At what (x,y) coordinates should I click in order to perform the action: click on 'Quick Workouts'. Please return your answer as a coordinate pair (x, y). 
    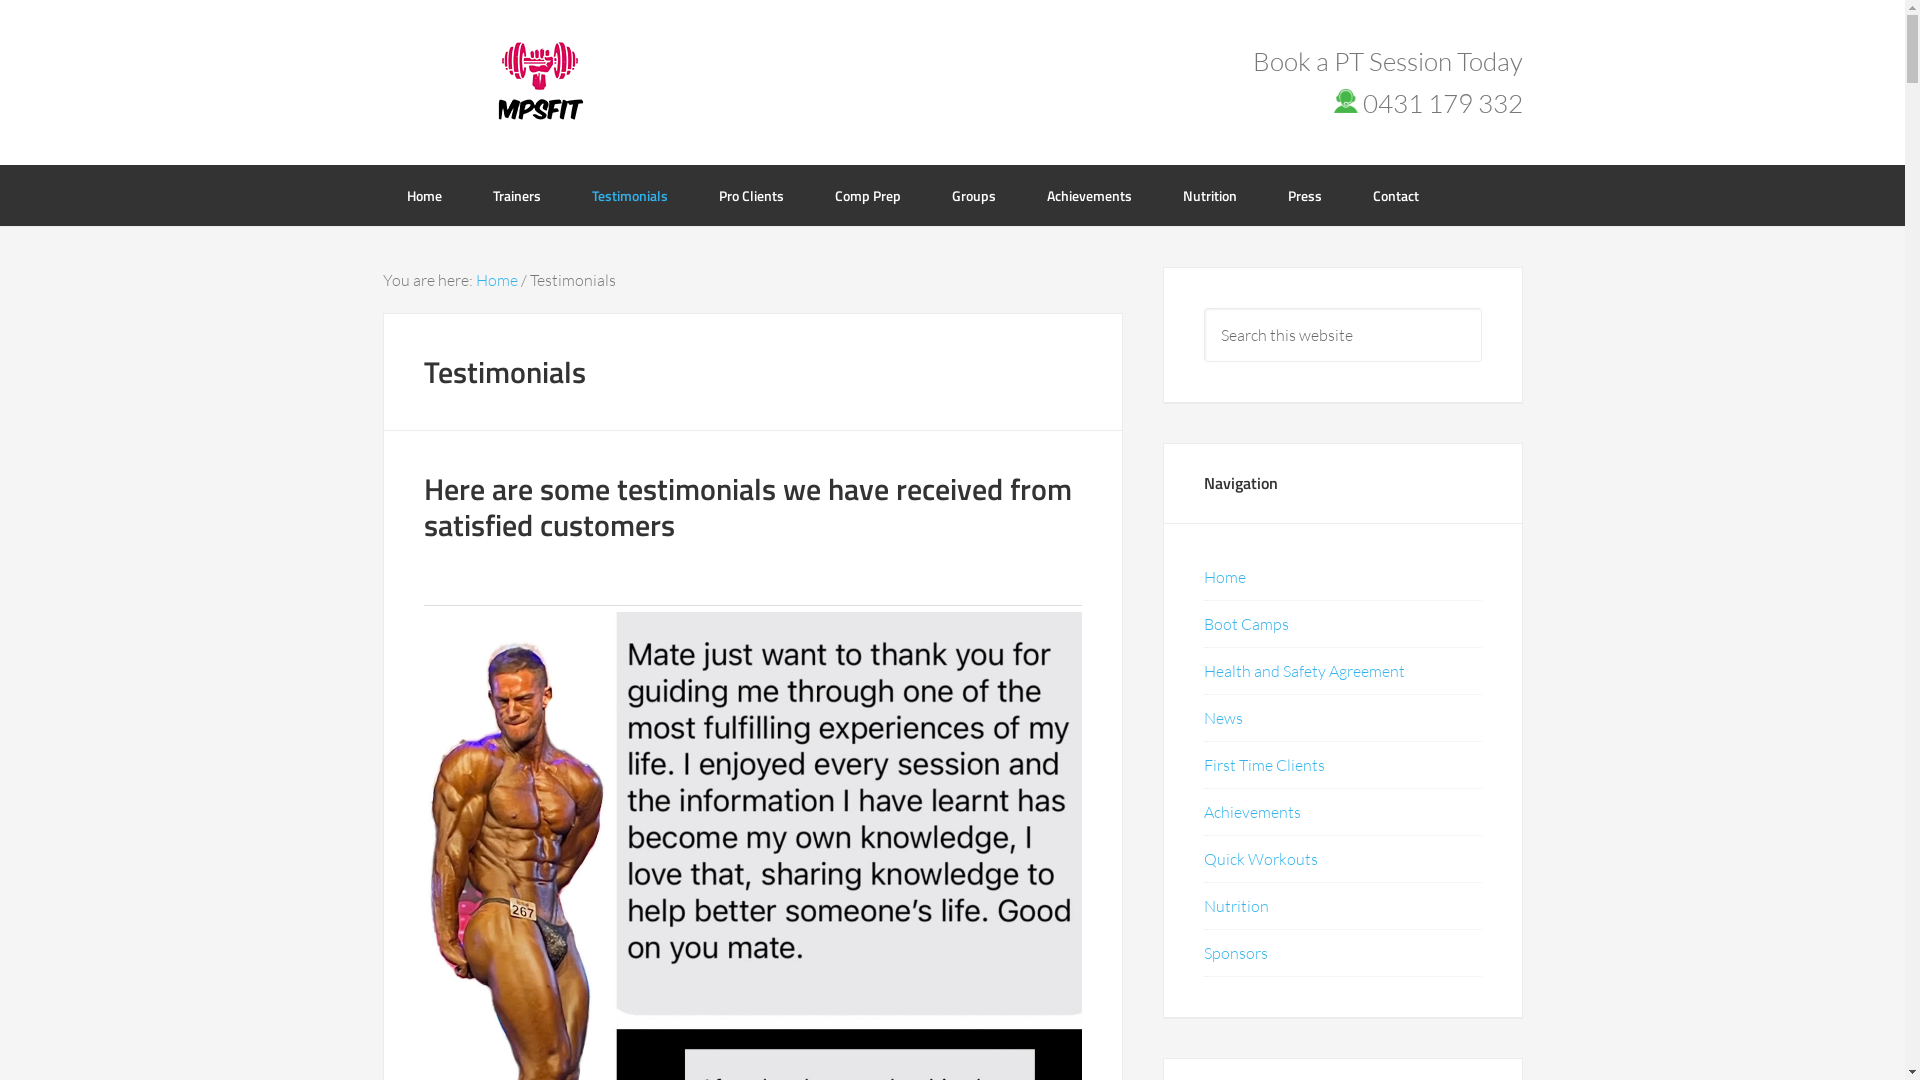
    Looking at the image, I should click on (1203, 858).